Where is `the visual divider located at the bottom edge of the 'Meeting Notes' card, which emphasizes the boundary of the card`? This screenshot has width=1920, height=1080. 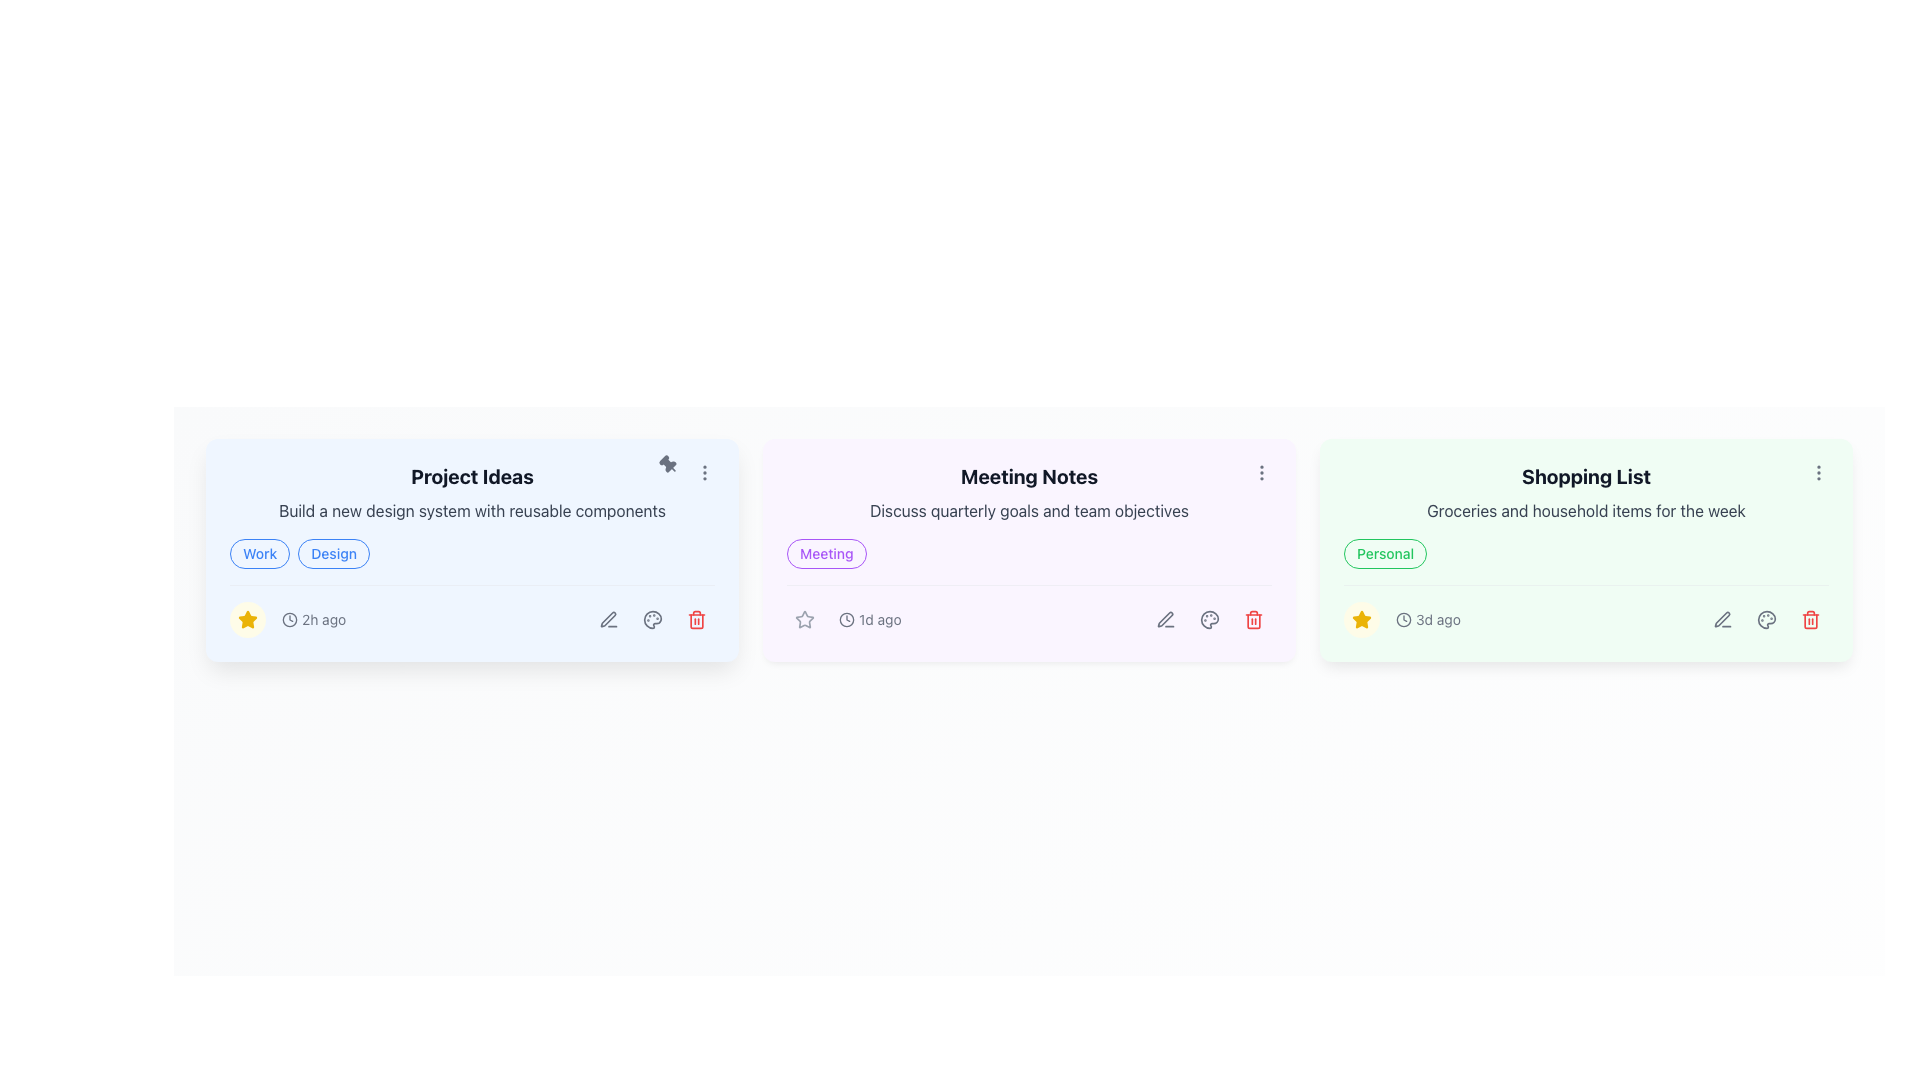 the visual divider located at the bottom edge of the 'Meeting Notes' card, which emphasizes the boundary of the card is located at coordinates (1029, 659).